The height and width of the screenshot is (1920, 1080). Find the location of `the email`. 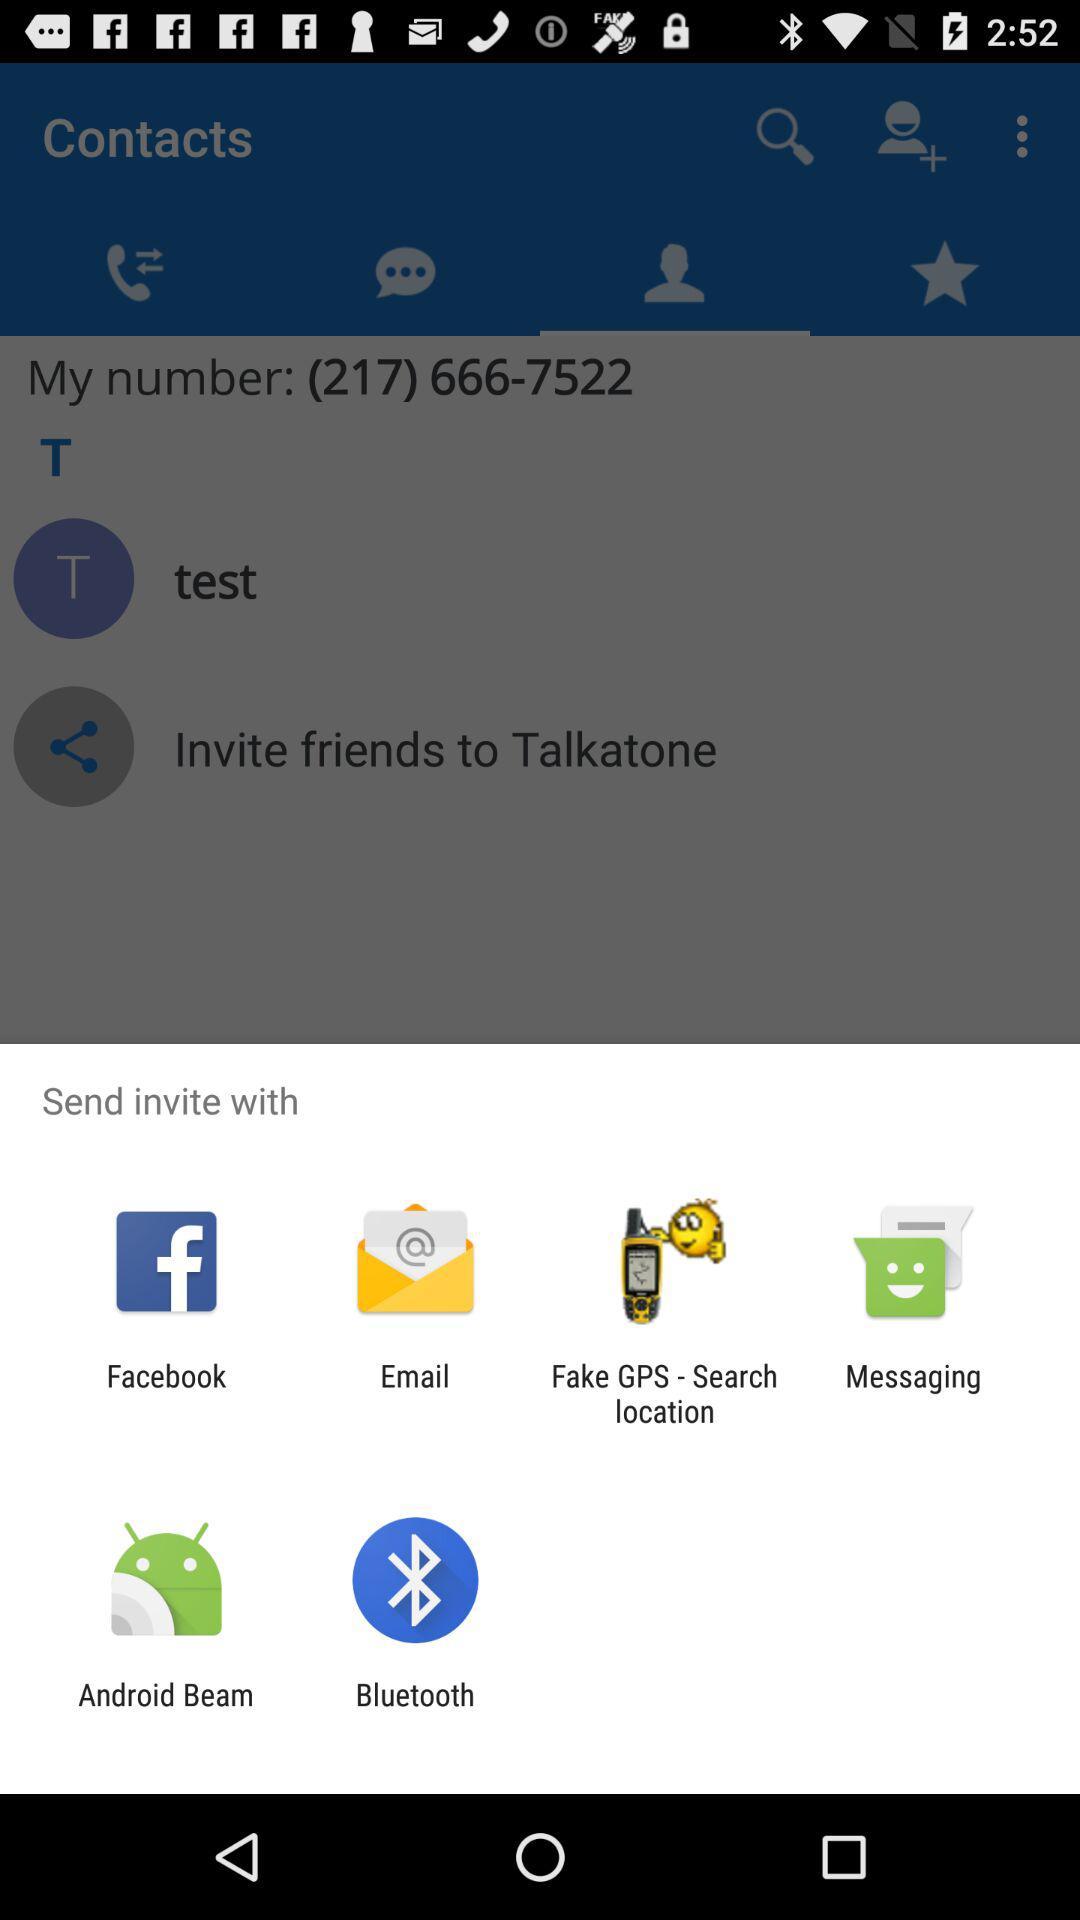

the email is located at coordinates (414, 1392).